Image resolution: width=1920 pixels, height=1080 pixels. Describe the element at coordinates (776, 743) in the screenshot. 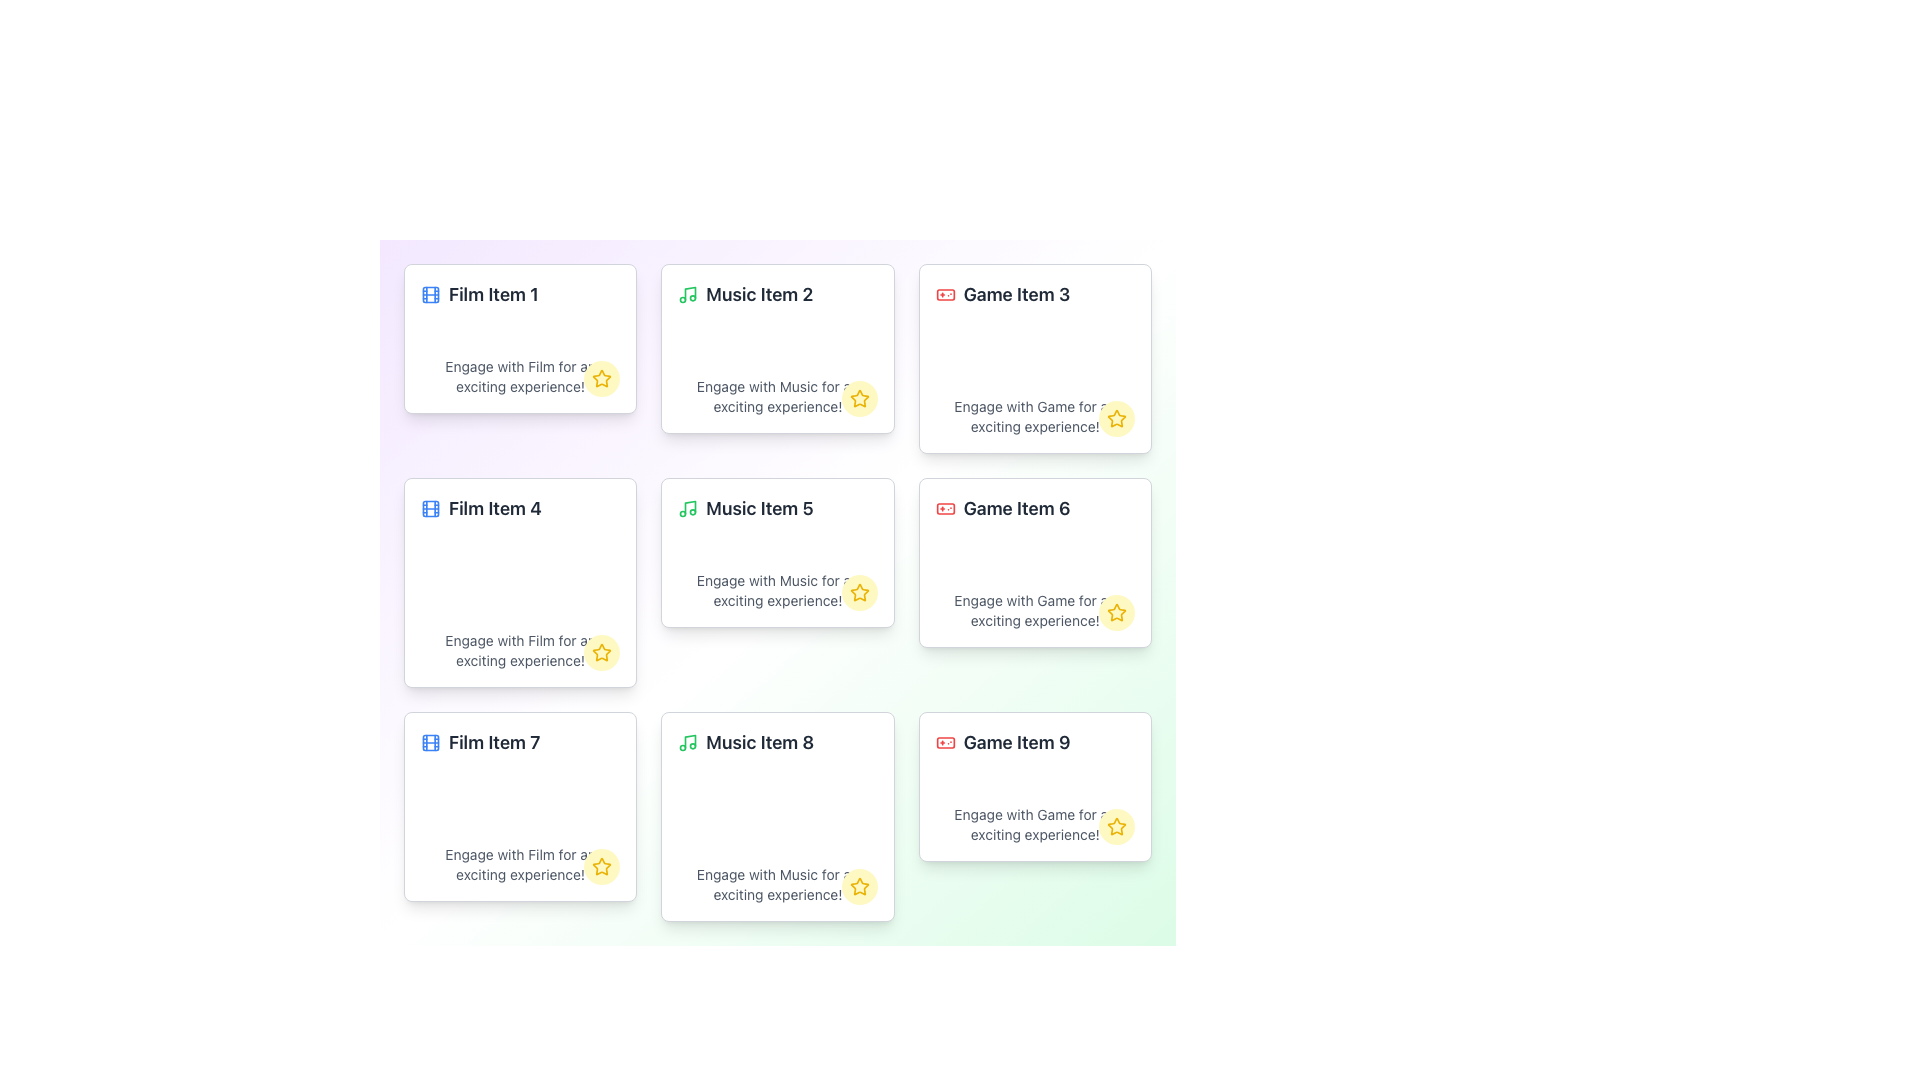

I see `the 'Music Item 8' Text with Icon element, which features a green music note icon on the left and bold dark gray text on the right, located in the middle column of the bottom row in the grid layout` at that location.